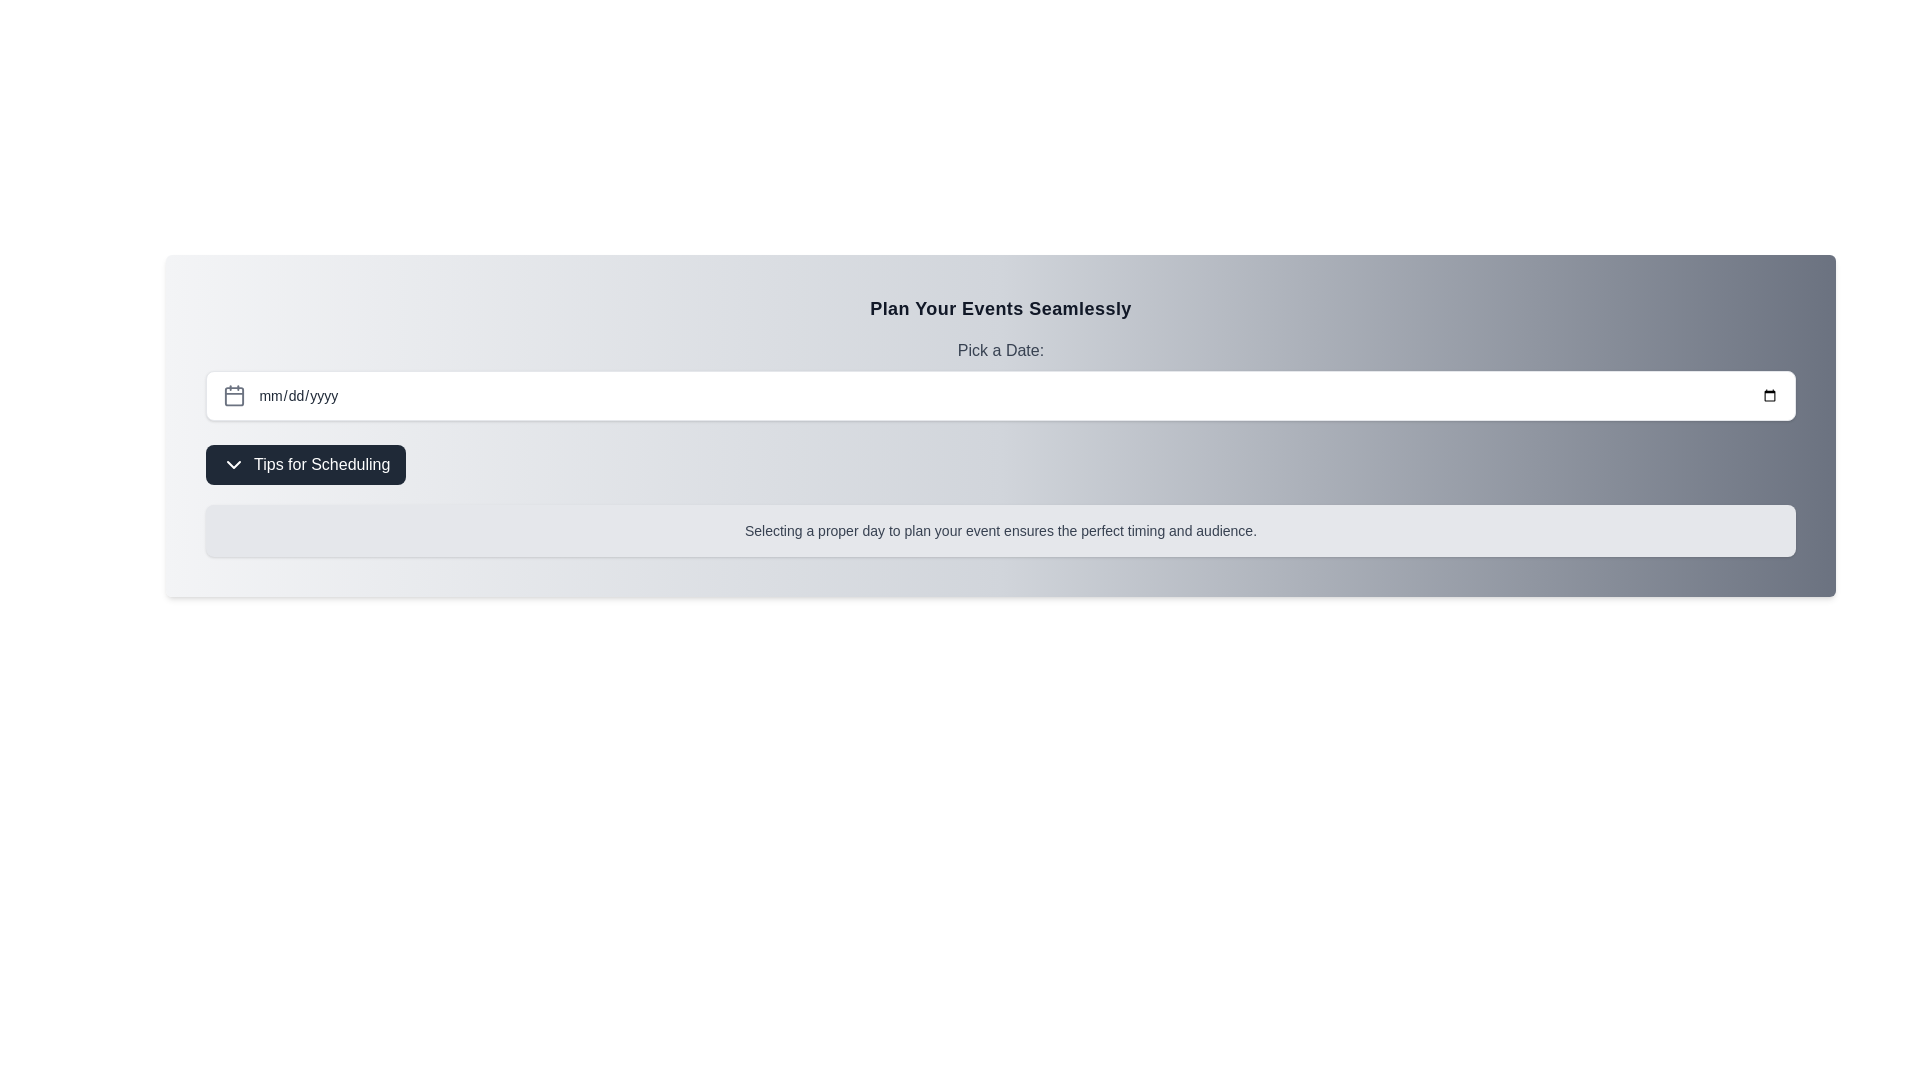 This screenshot has width=1920, height=1080. What do you see at coordinates (234, 465) in the screenshot?
I see `the chevron icon for the collapsible dropdown menu located within the 'Tips for Scheduling' button` at bounding box center [234, 465].